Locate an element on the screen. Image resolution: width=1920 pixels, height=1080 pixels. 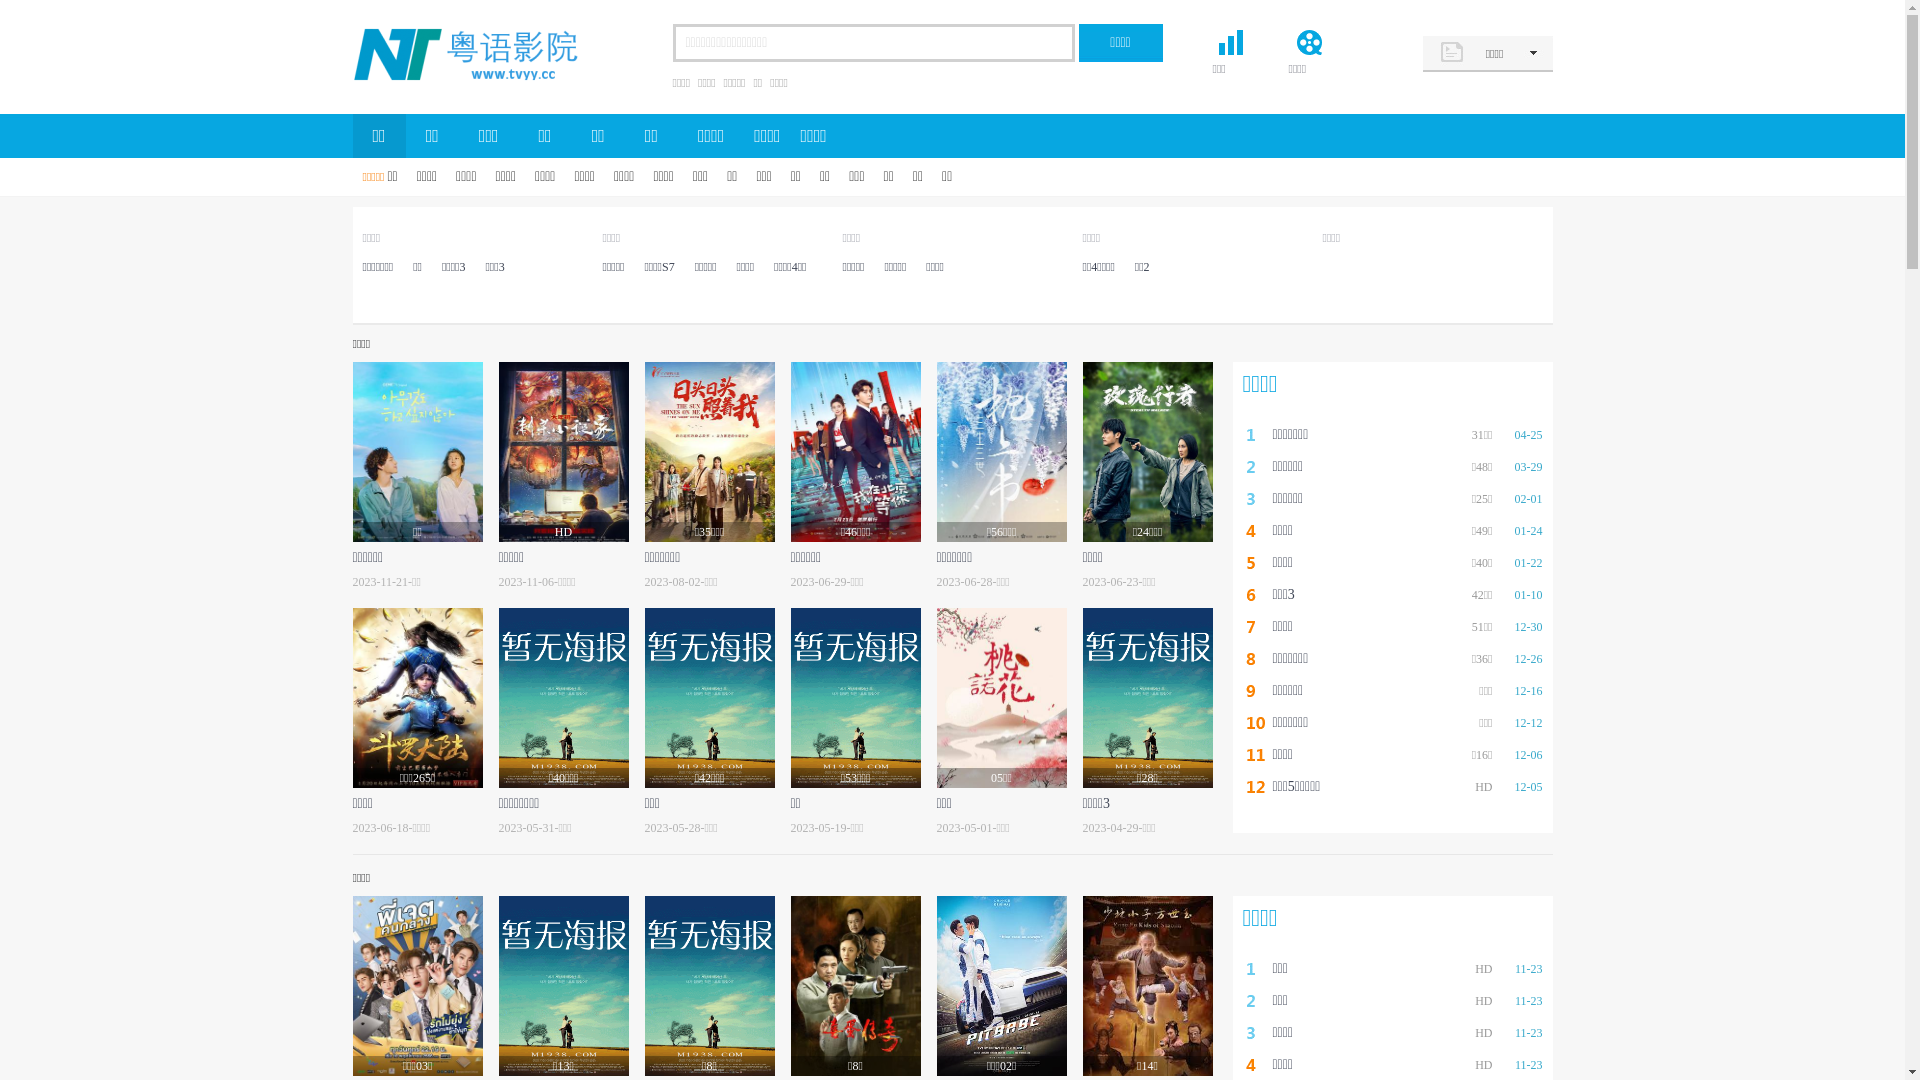
'HD' is located at coordinates (561, 451).